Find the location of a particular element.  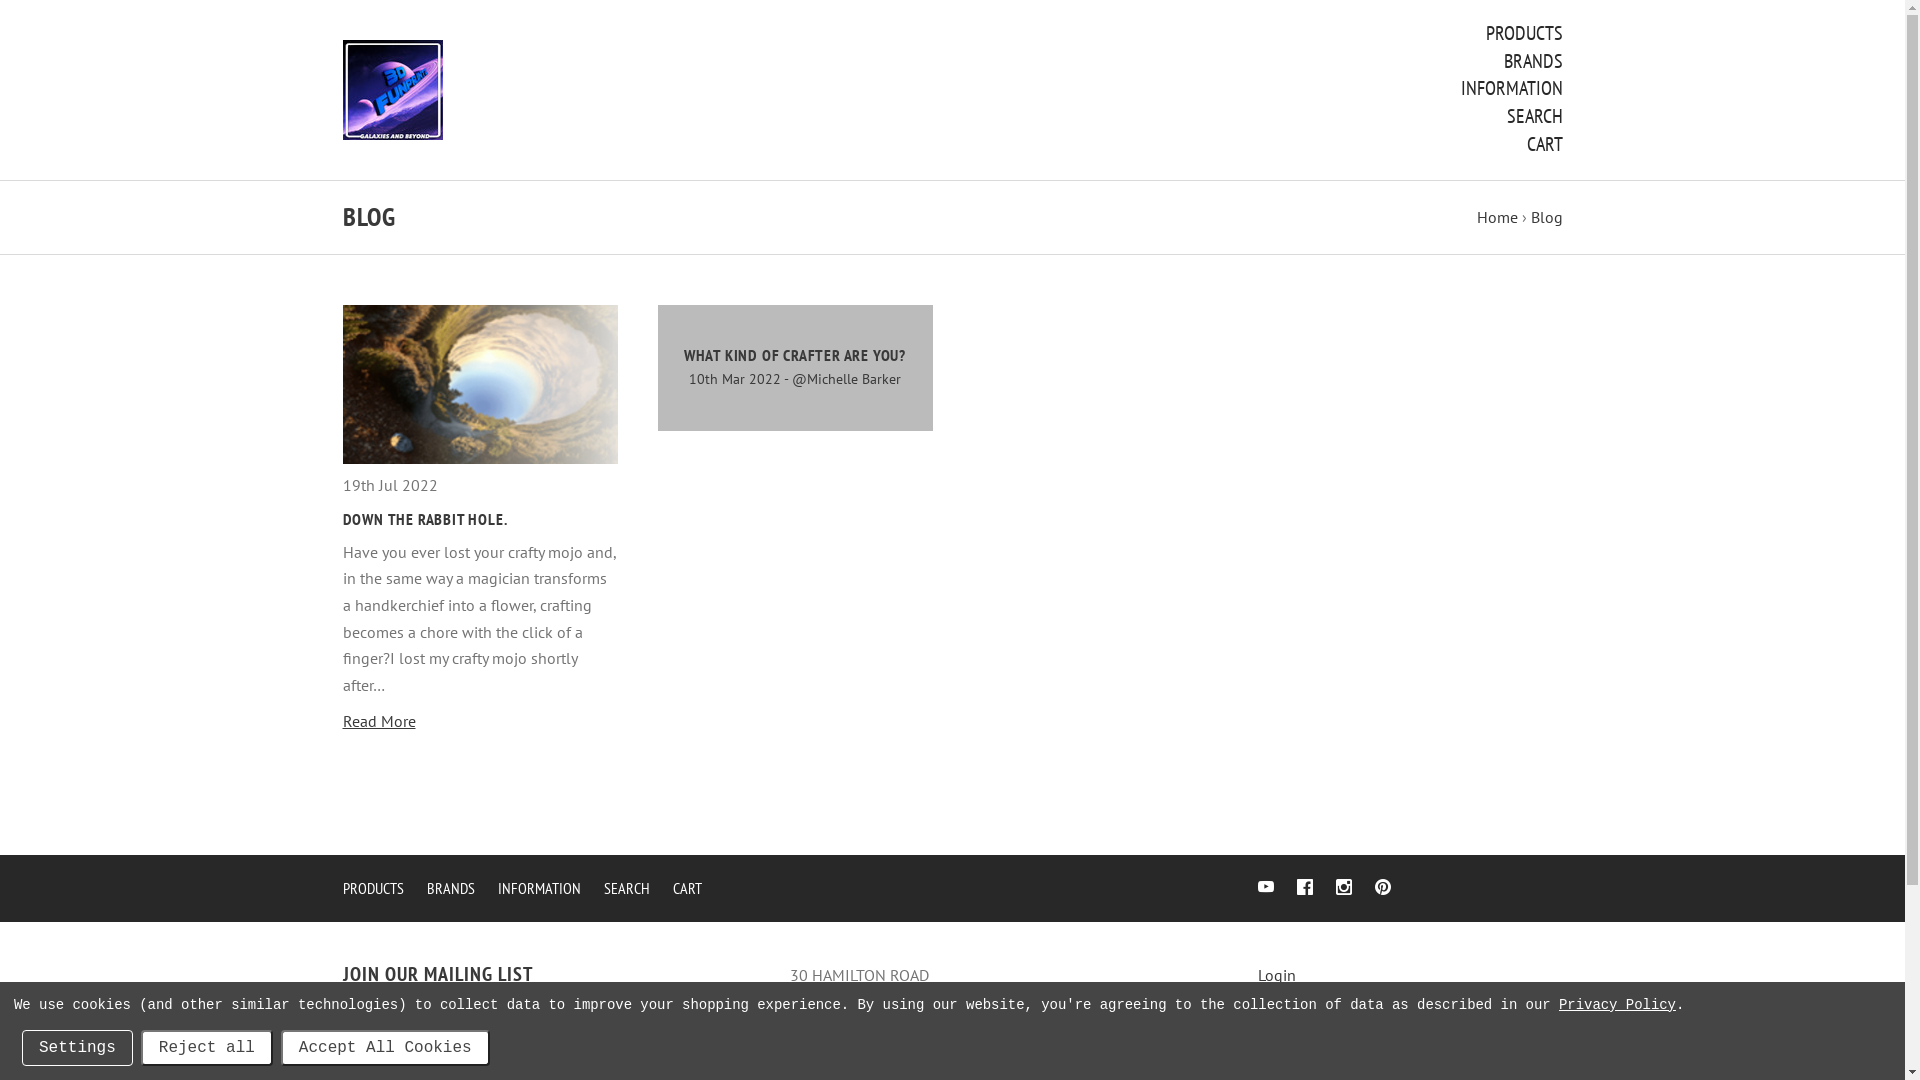

'CART' is located at coordinates (672, 886).